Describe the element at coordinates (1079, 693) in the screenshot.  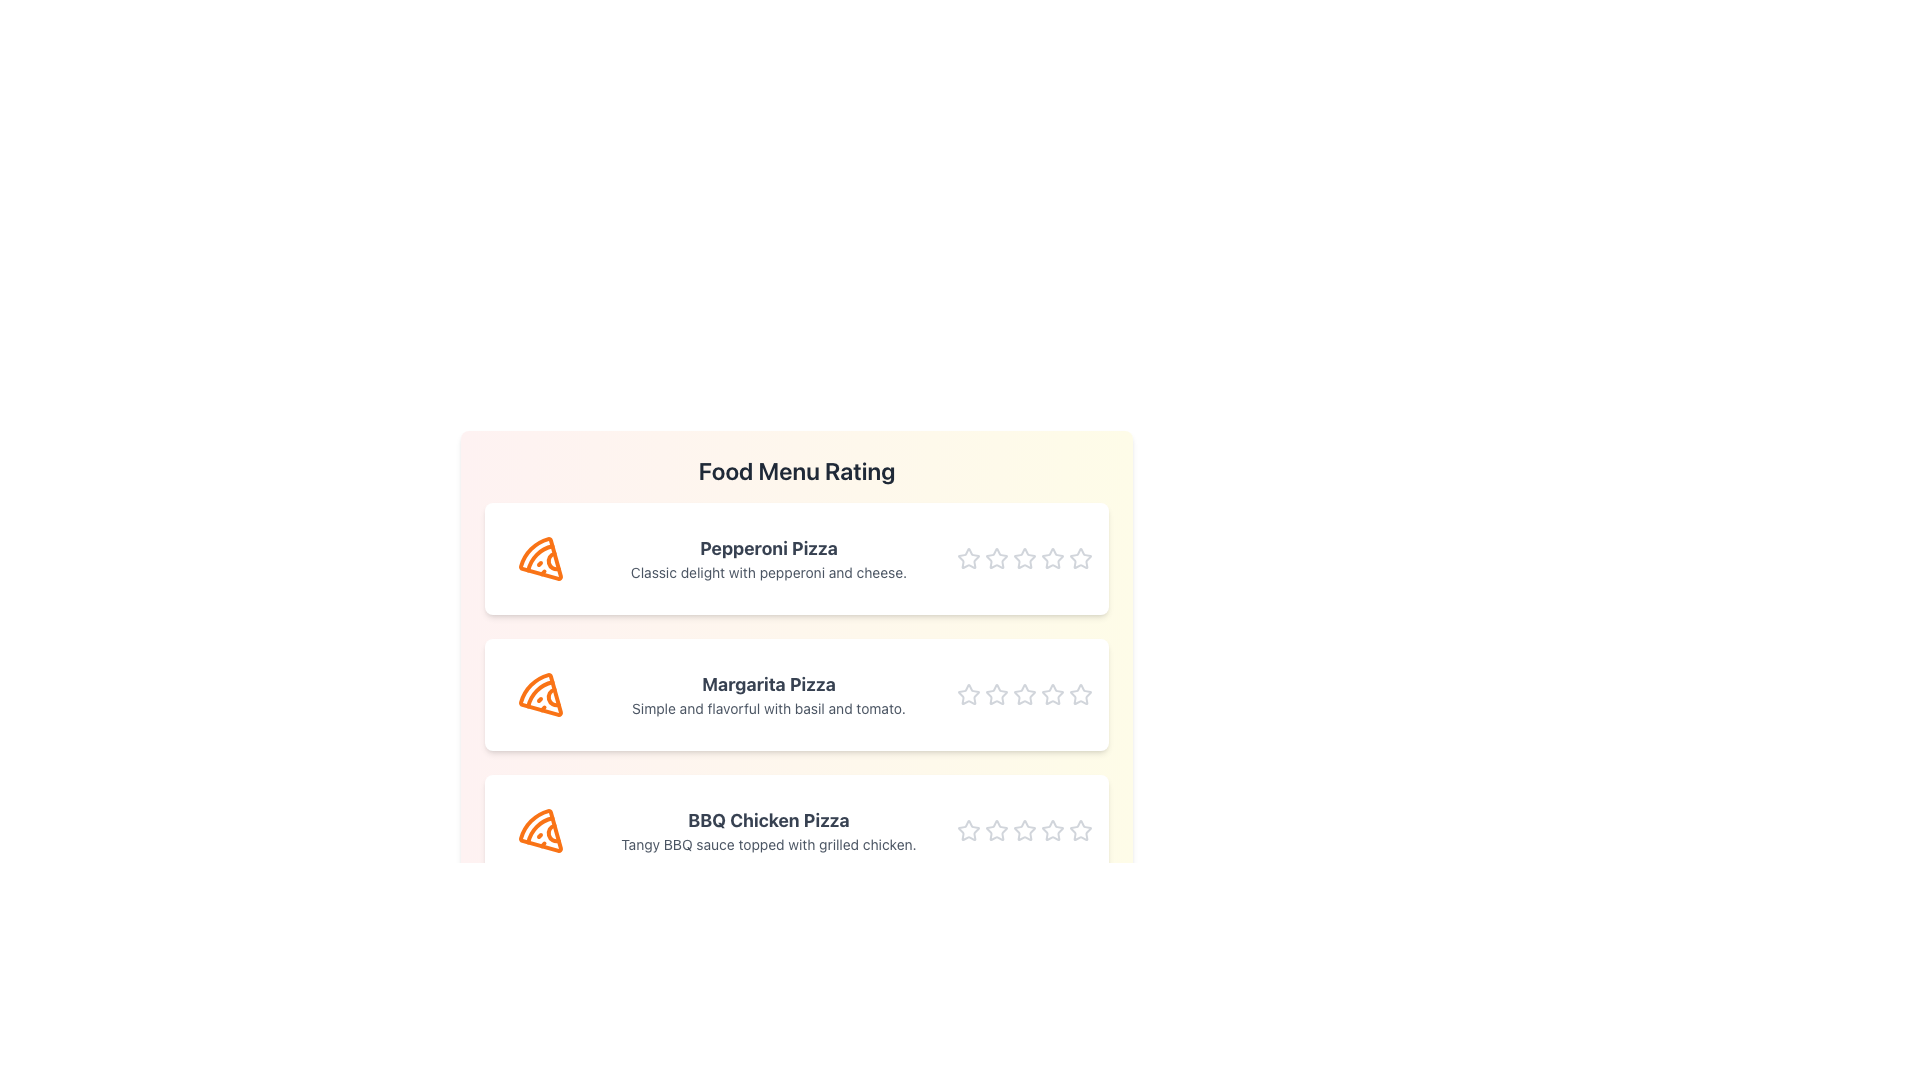
I see `the fourth star in the star rating interface for 'Margarita Pizza'` at that location.